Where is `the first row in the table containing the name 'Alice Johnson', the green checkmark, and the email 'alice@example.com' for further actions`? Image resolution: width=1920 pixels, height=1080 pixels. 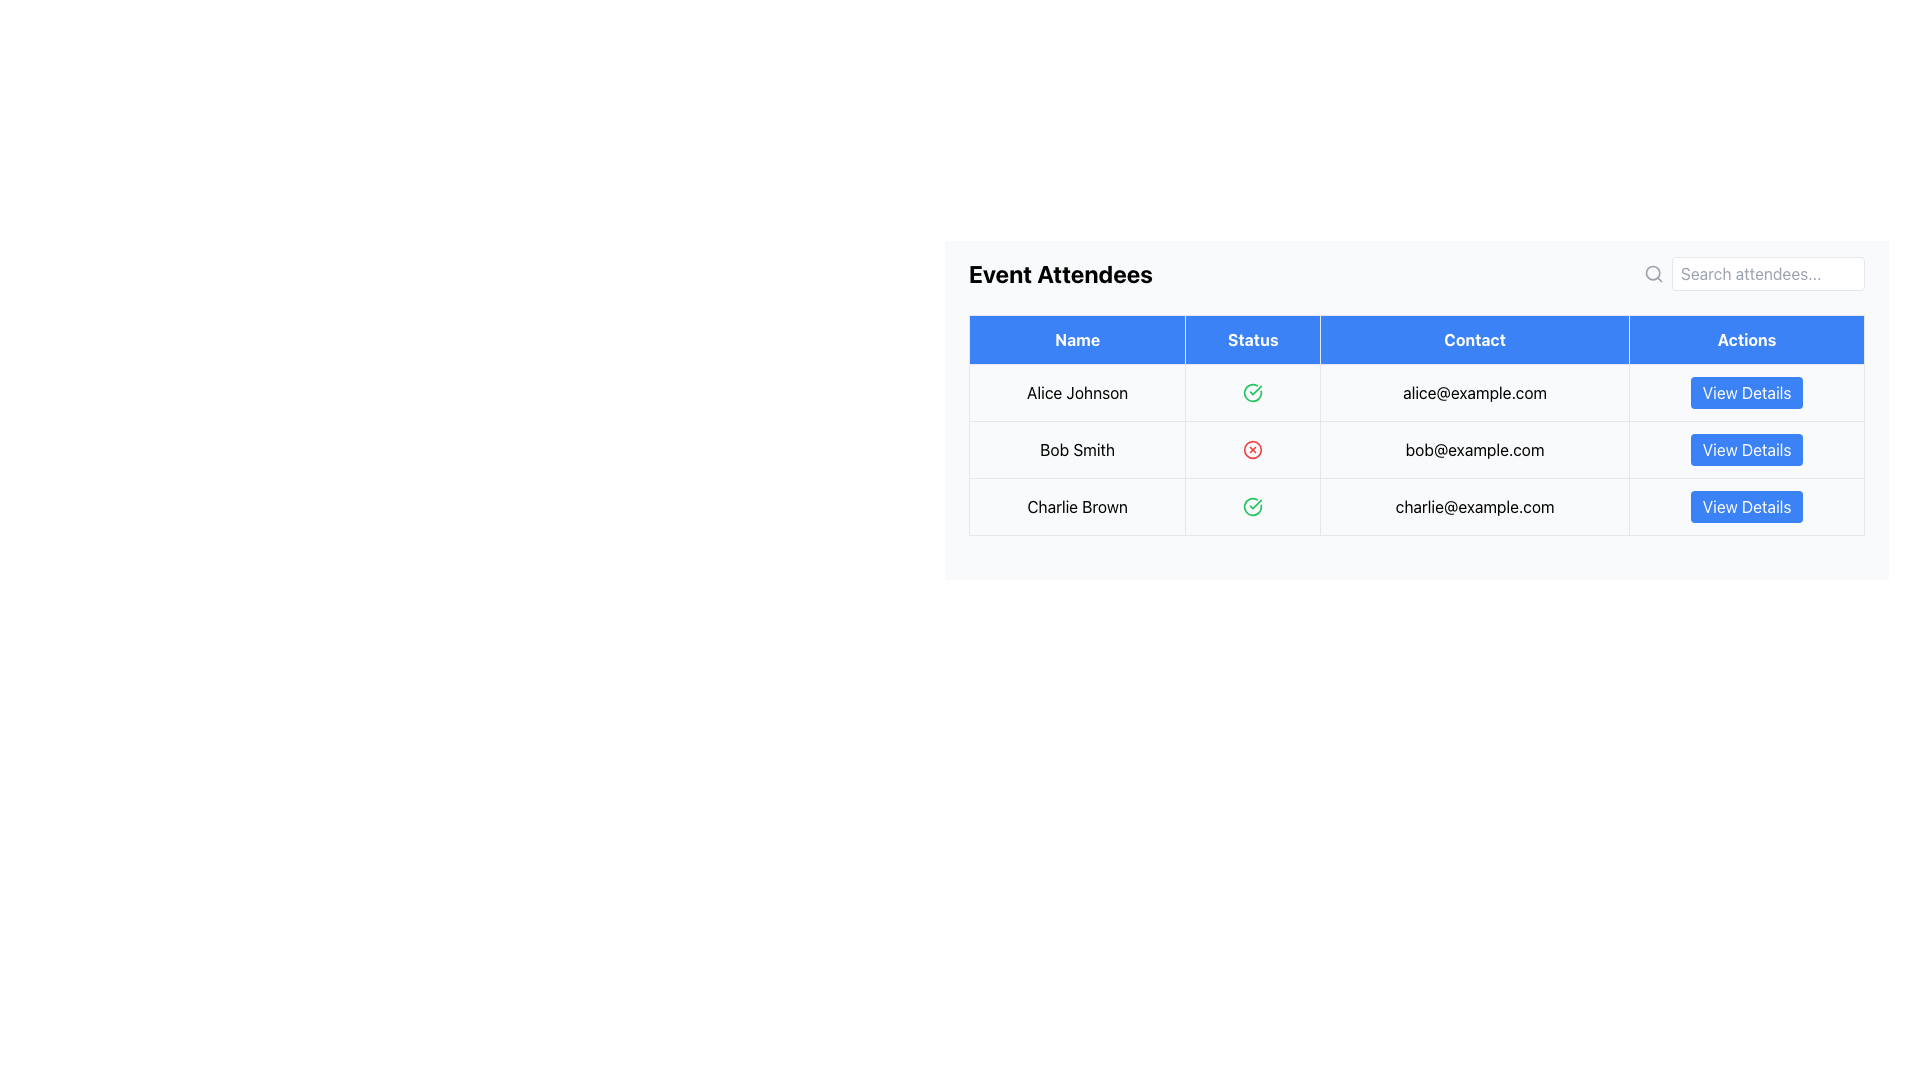
the first row in the table containing the name 'Alice Johnson', the green checkmark, and the email 'alice@example.com' for further actions is located at coordinates (1415, 393).